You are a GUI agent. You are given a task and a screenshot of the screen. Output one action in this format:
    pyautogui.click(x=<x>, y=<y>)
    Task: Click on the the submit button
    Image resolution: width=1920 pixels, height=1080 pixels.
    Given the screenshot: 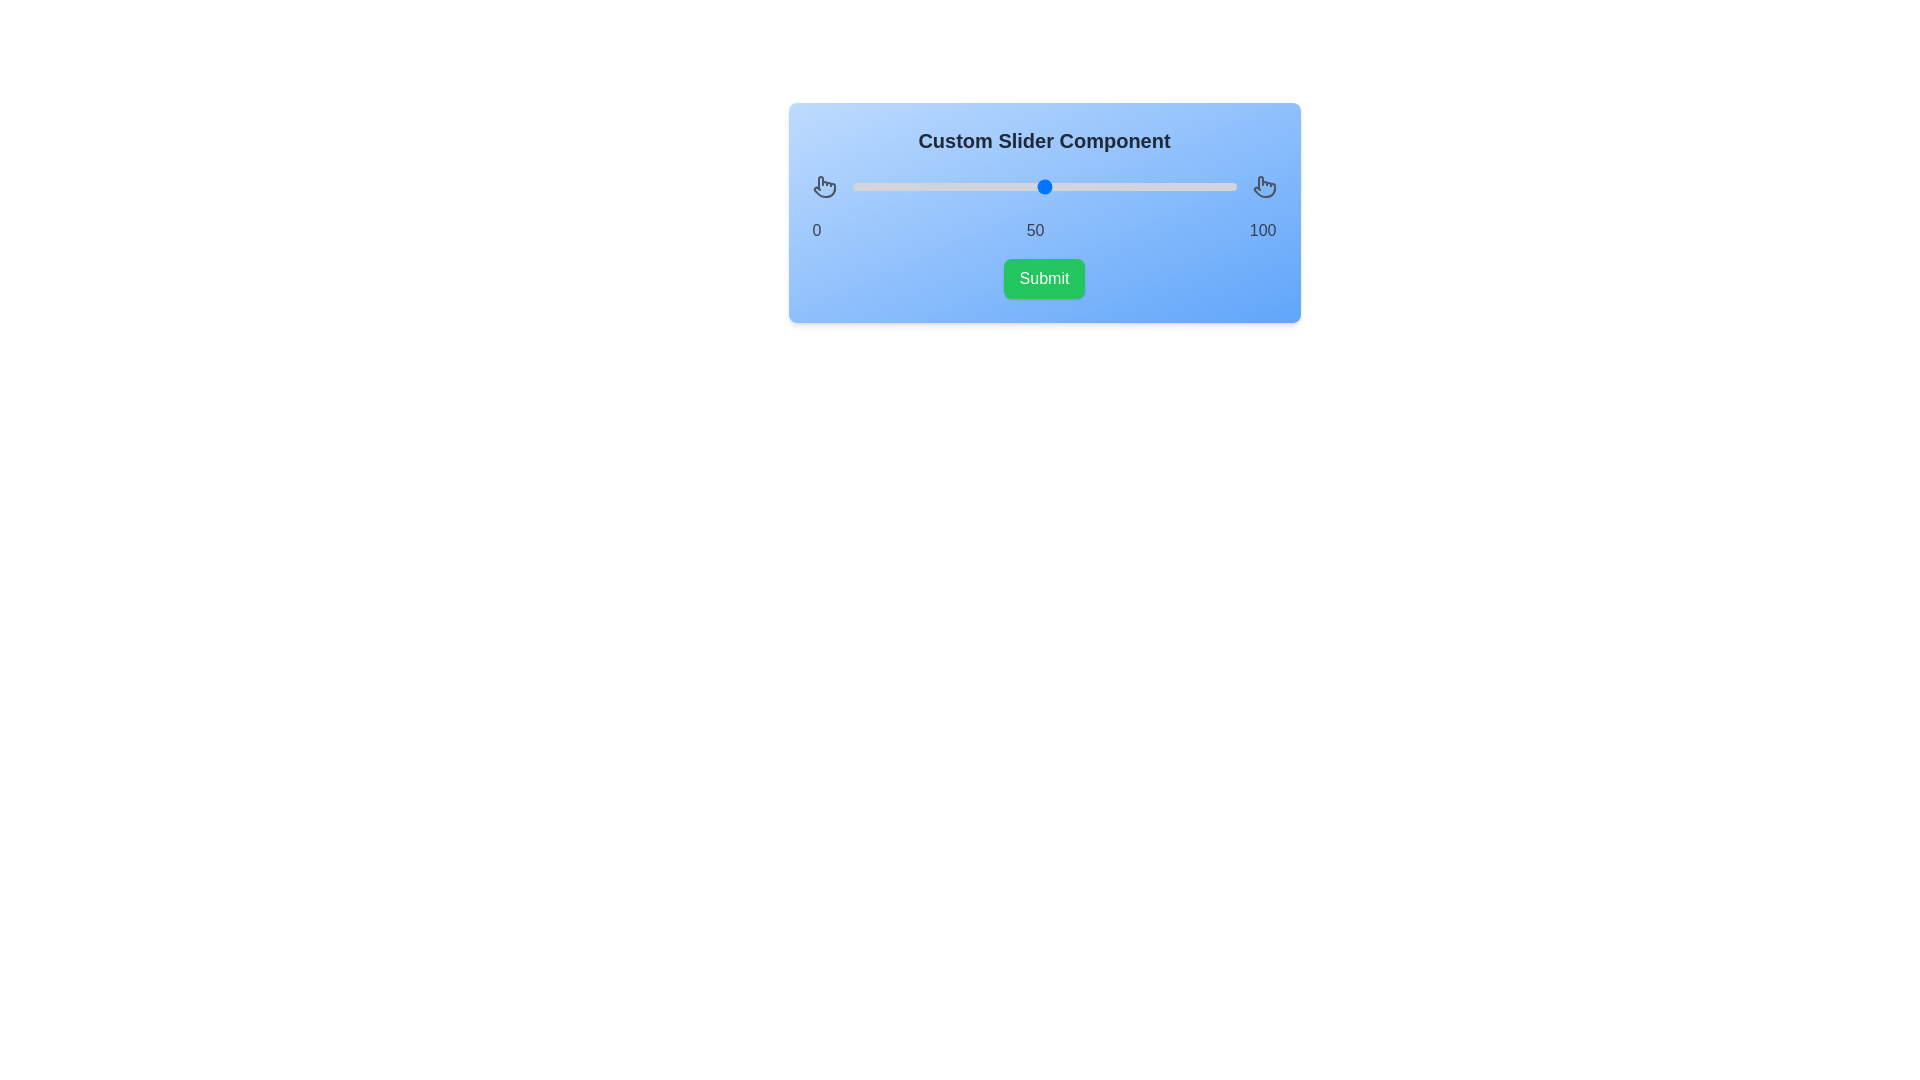 What is the action you would take?
    pyautogui.click(x=1042, y=278)
    